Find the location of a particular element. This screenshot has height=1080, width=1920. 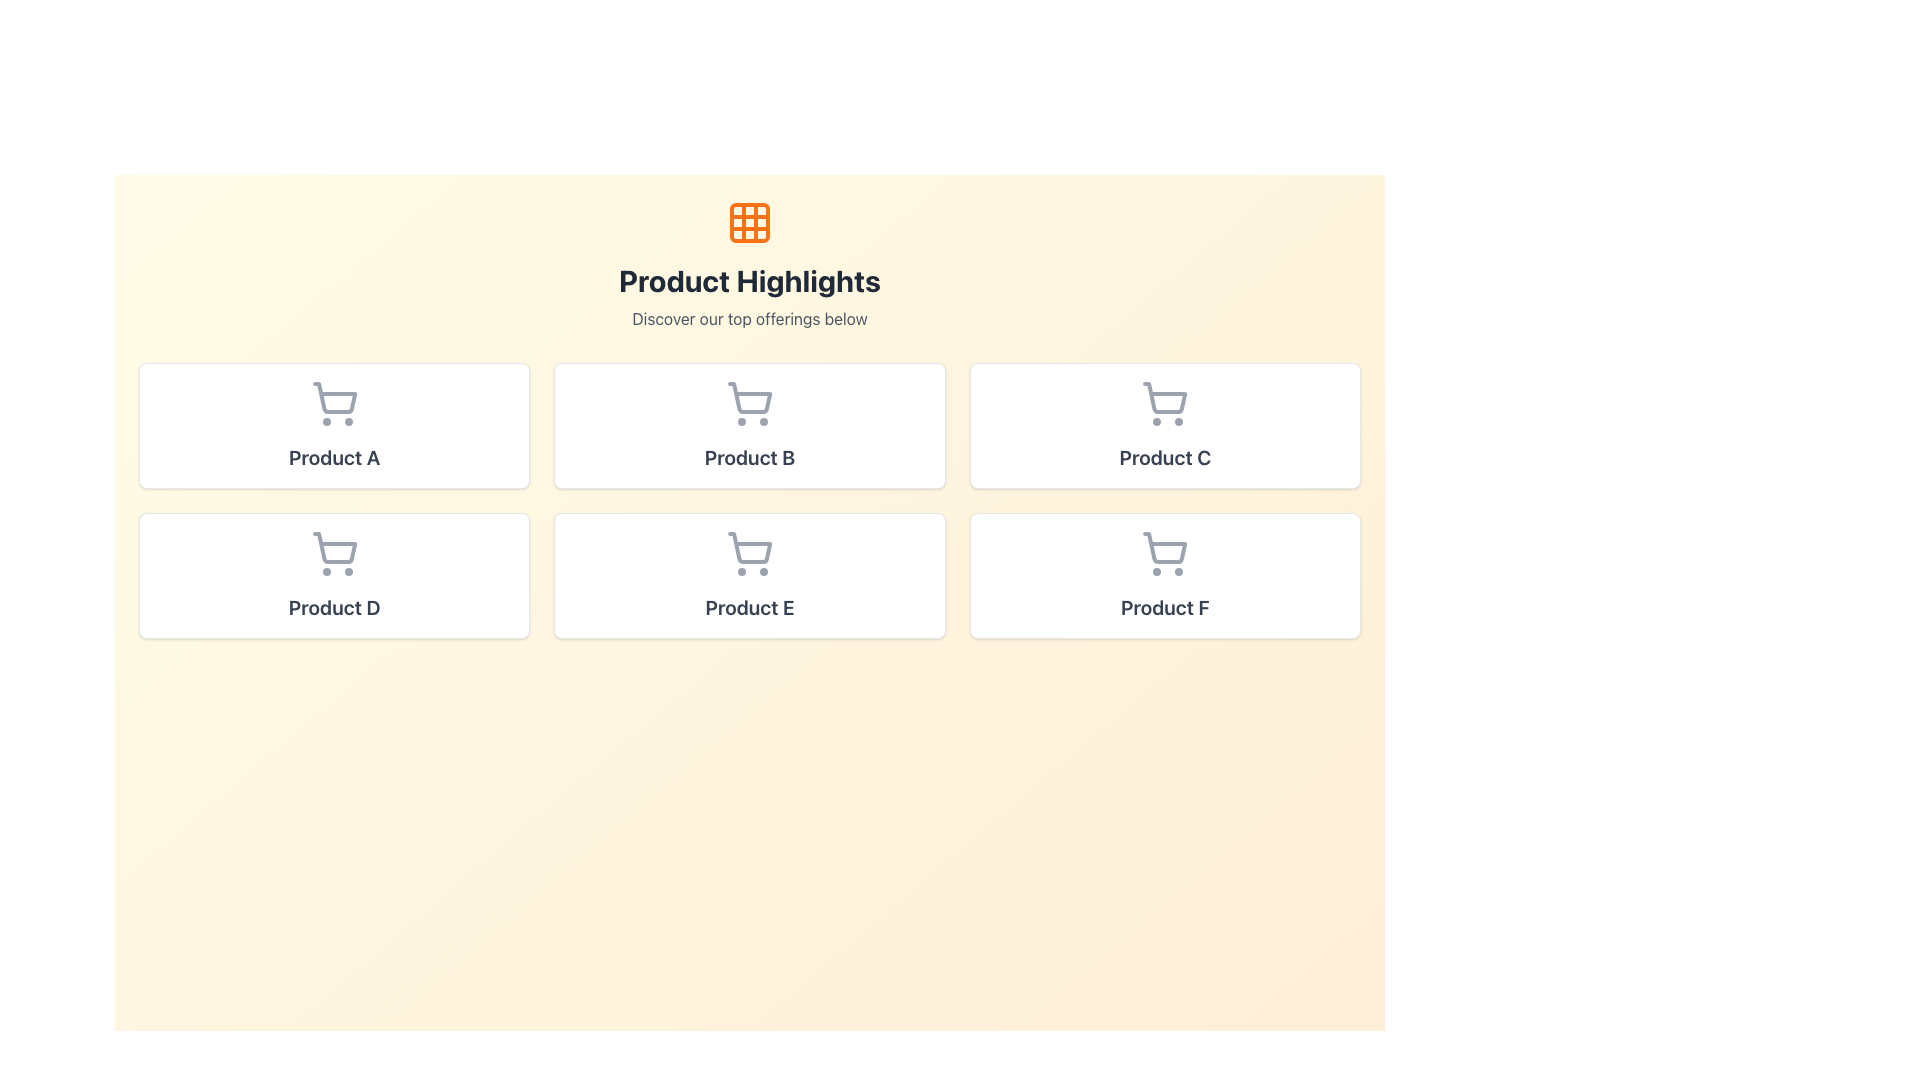

the 'Product Highlights' heading, which is a bold, large text in black font against a light beige background, centered at the top of the interface is located at coordinates (748, 281).